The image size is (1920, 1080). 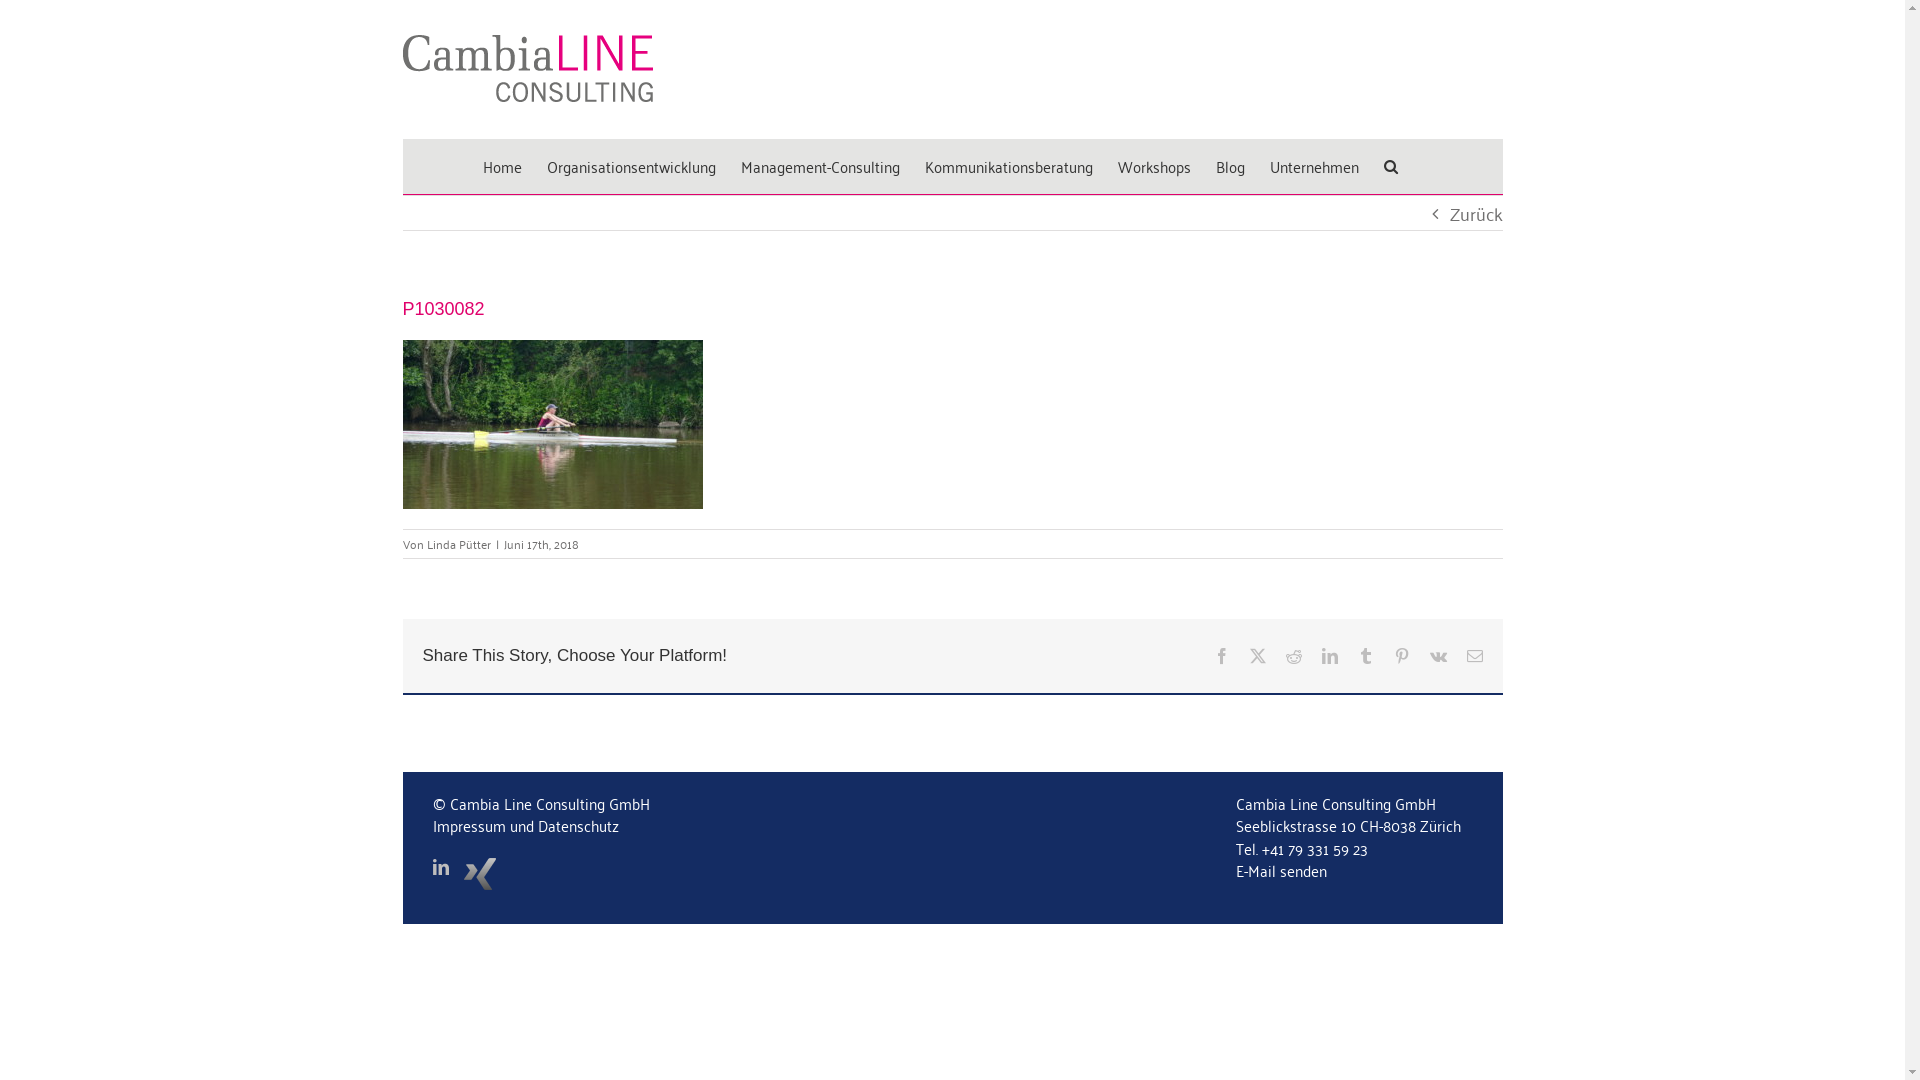 I want to click on 'Workshops', so click(x=1154, y=165).